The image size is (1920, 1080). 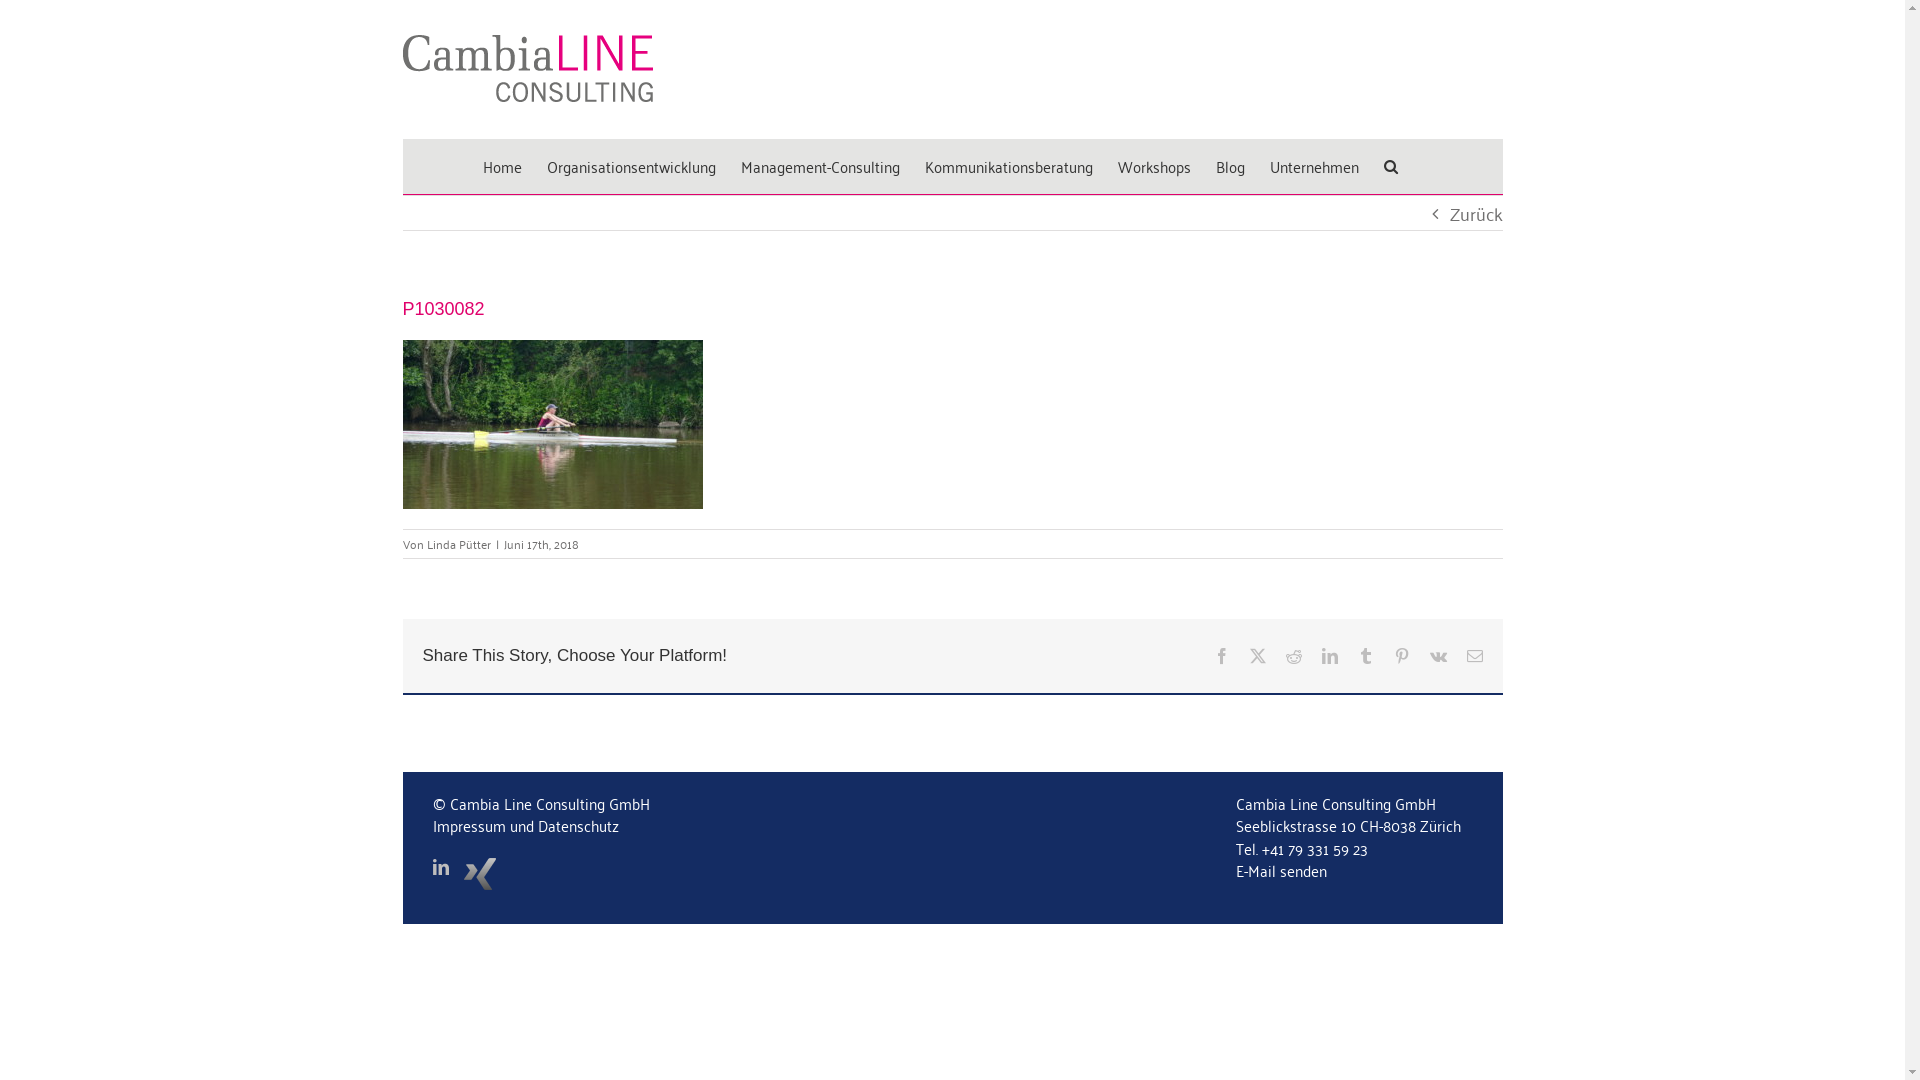 I want to click on 'Workshops', so click(x=1154, y=165).